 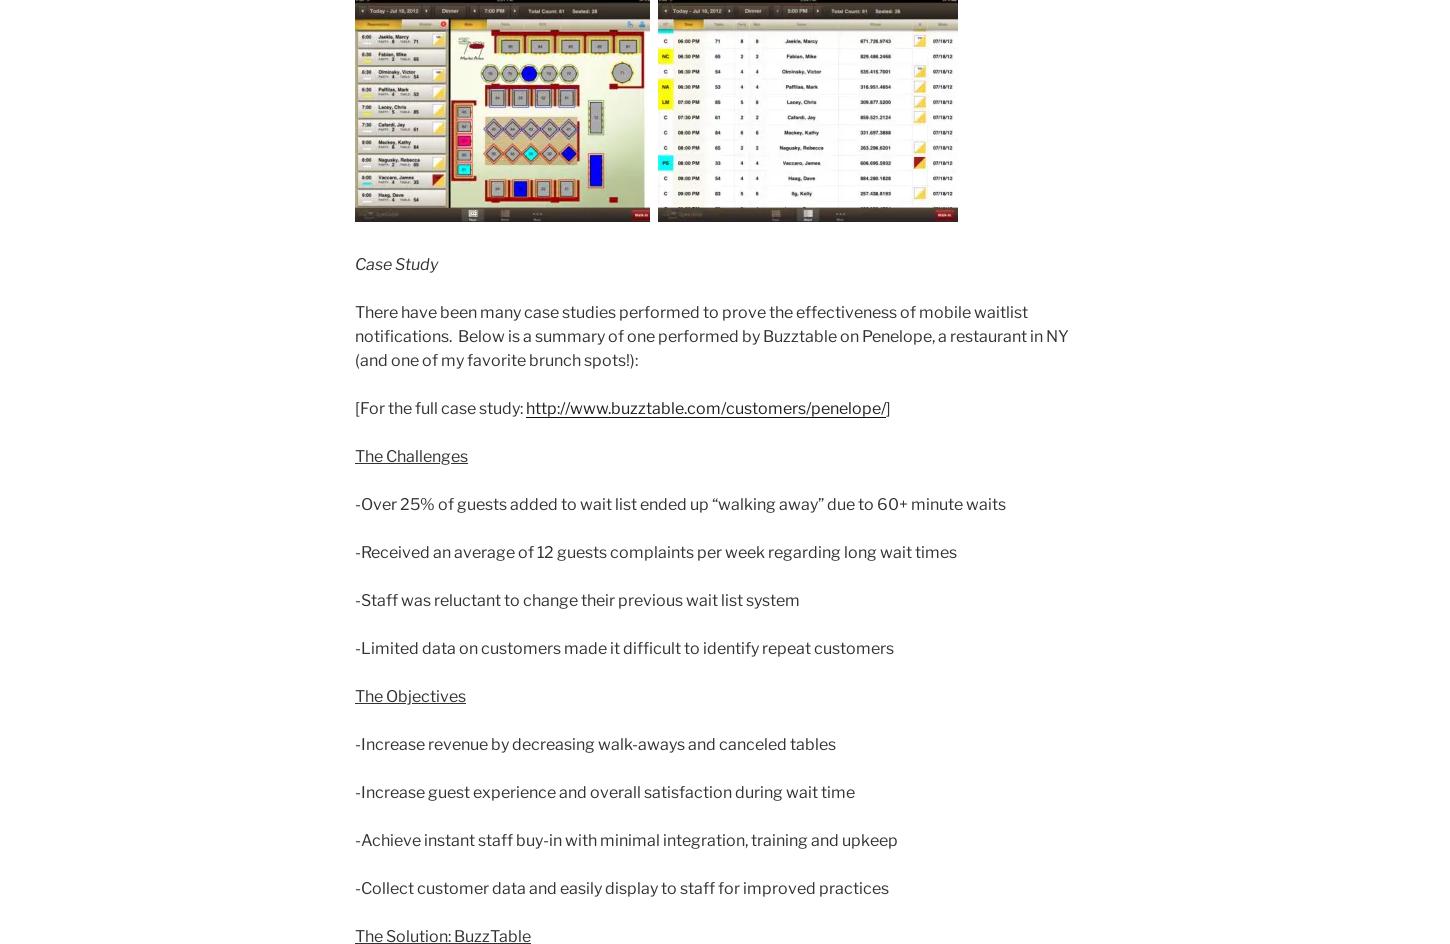 What do you see at coordinates (354, 335) in the screenshot?
I see `'There have been many case studies performed to prove the effectiveness of mobile waitlist notifications.  Below is a summary of one performed by Buzztable on Penelope, a restaurant in NY (and one of my favorite brunch spots!):'` at bounding box center [354, 335].